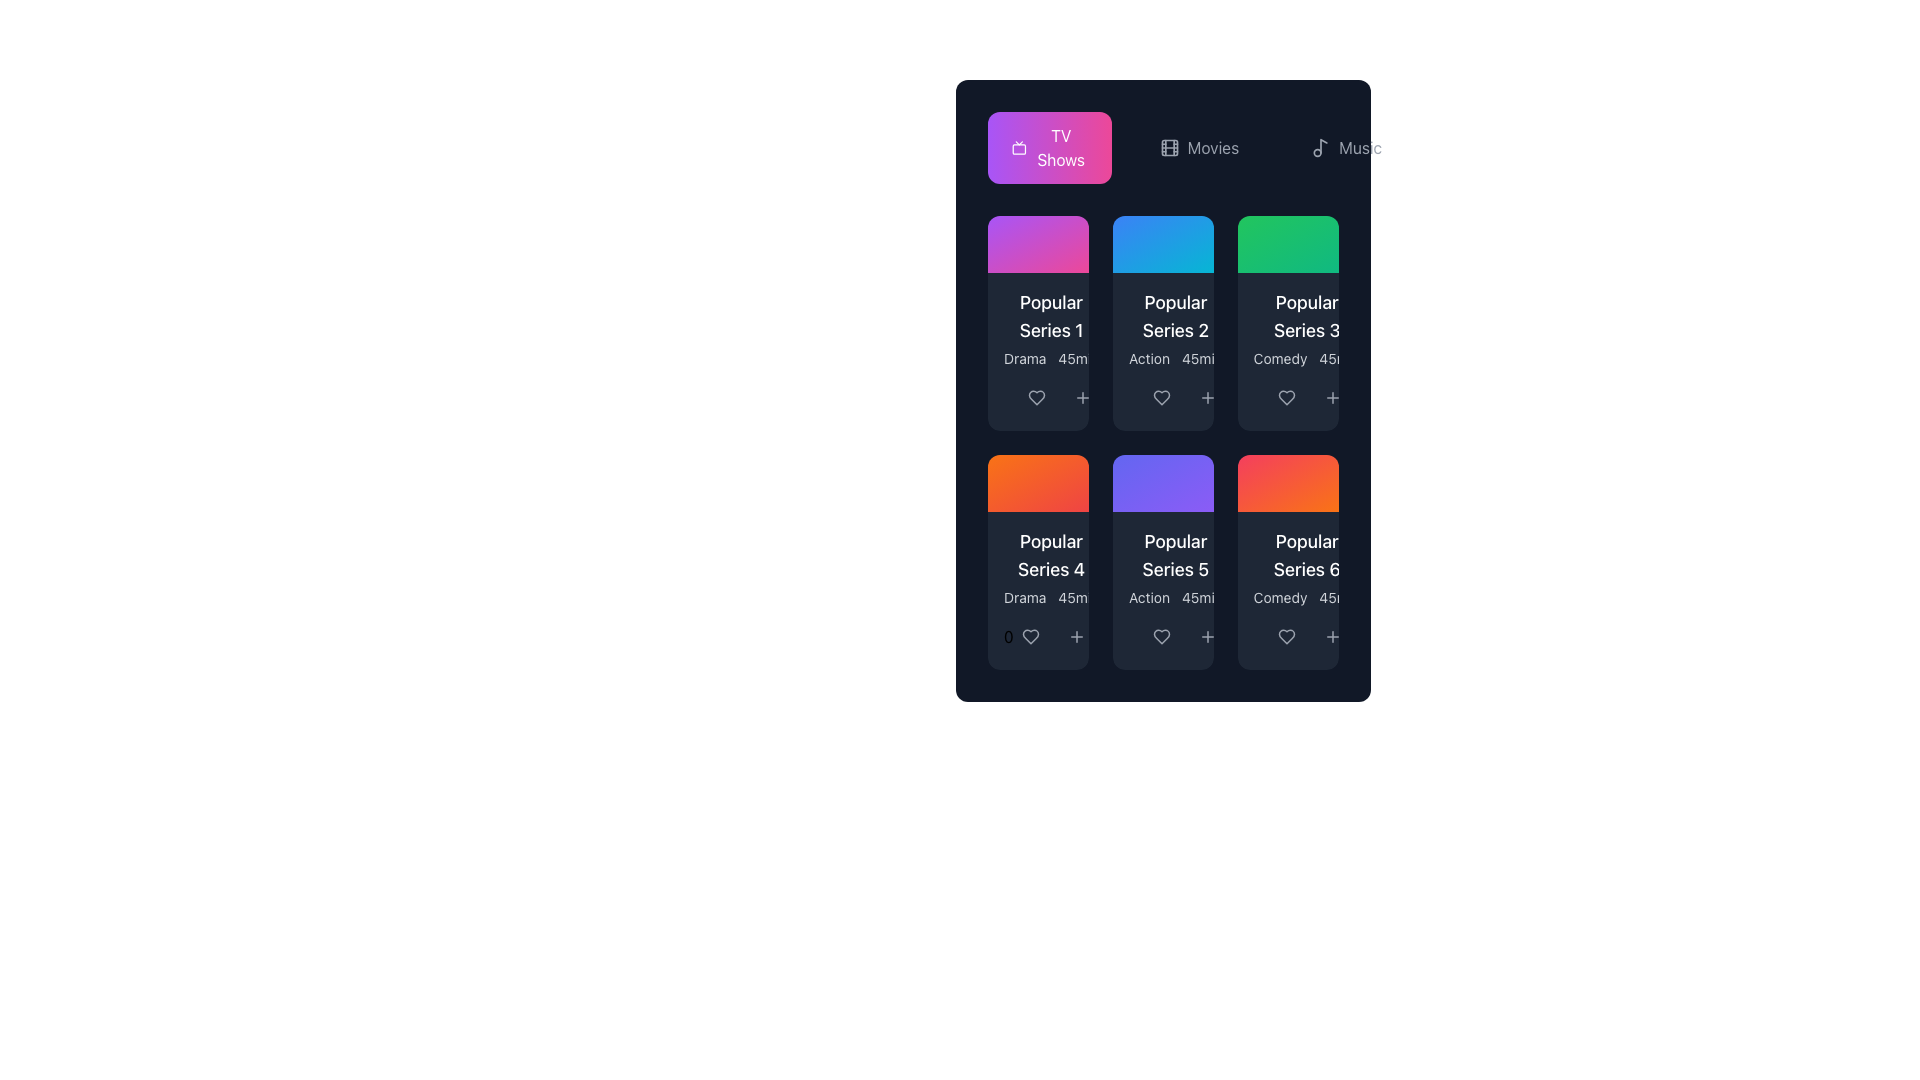 This screenshot has height=1080, width=1920. Describe the element at coordinates (1050, 357) in the screenshot. I see `the text label displaying the genre 'Drama' and duration '45min', located beneath the title 'Popular Series 1' in the first item of the grid layout under the 'TV Shows' section` at that location.